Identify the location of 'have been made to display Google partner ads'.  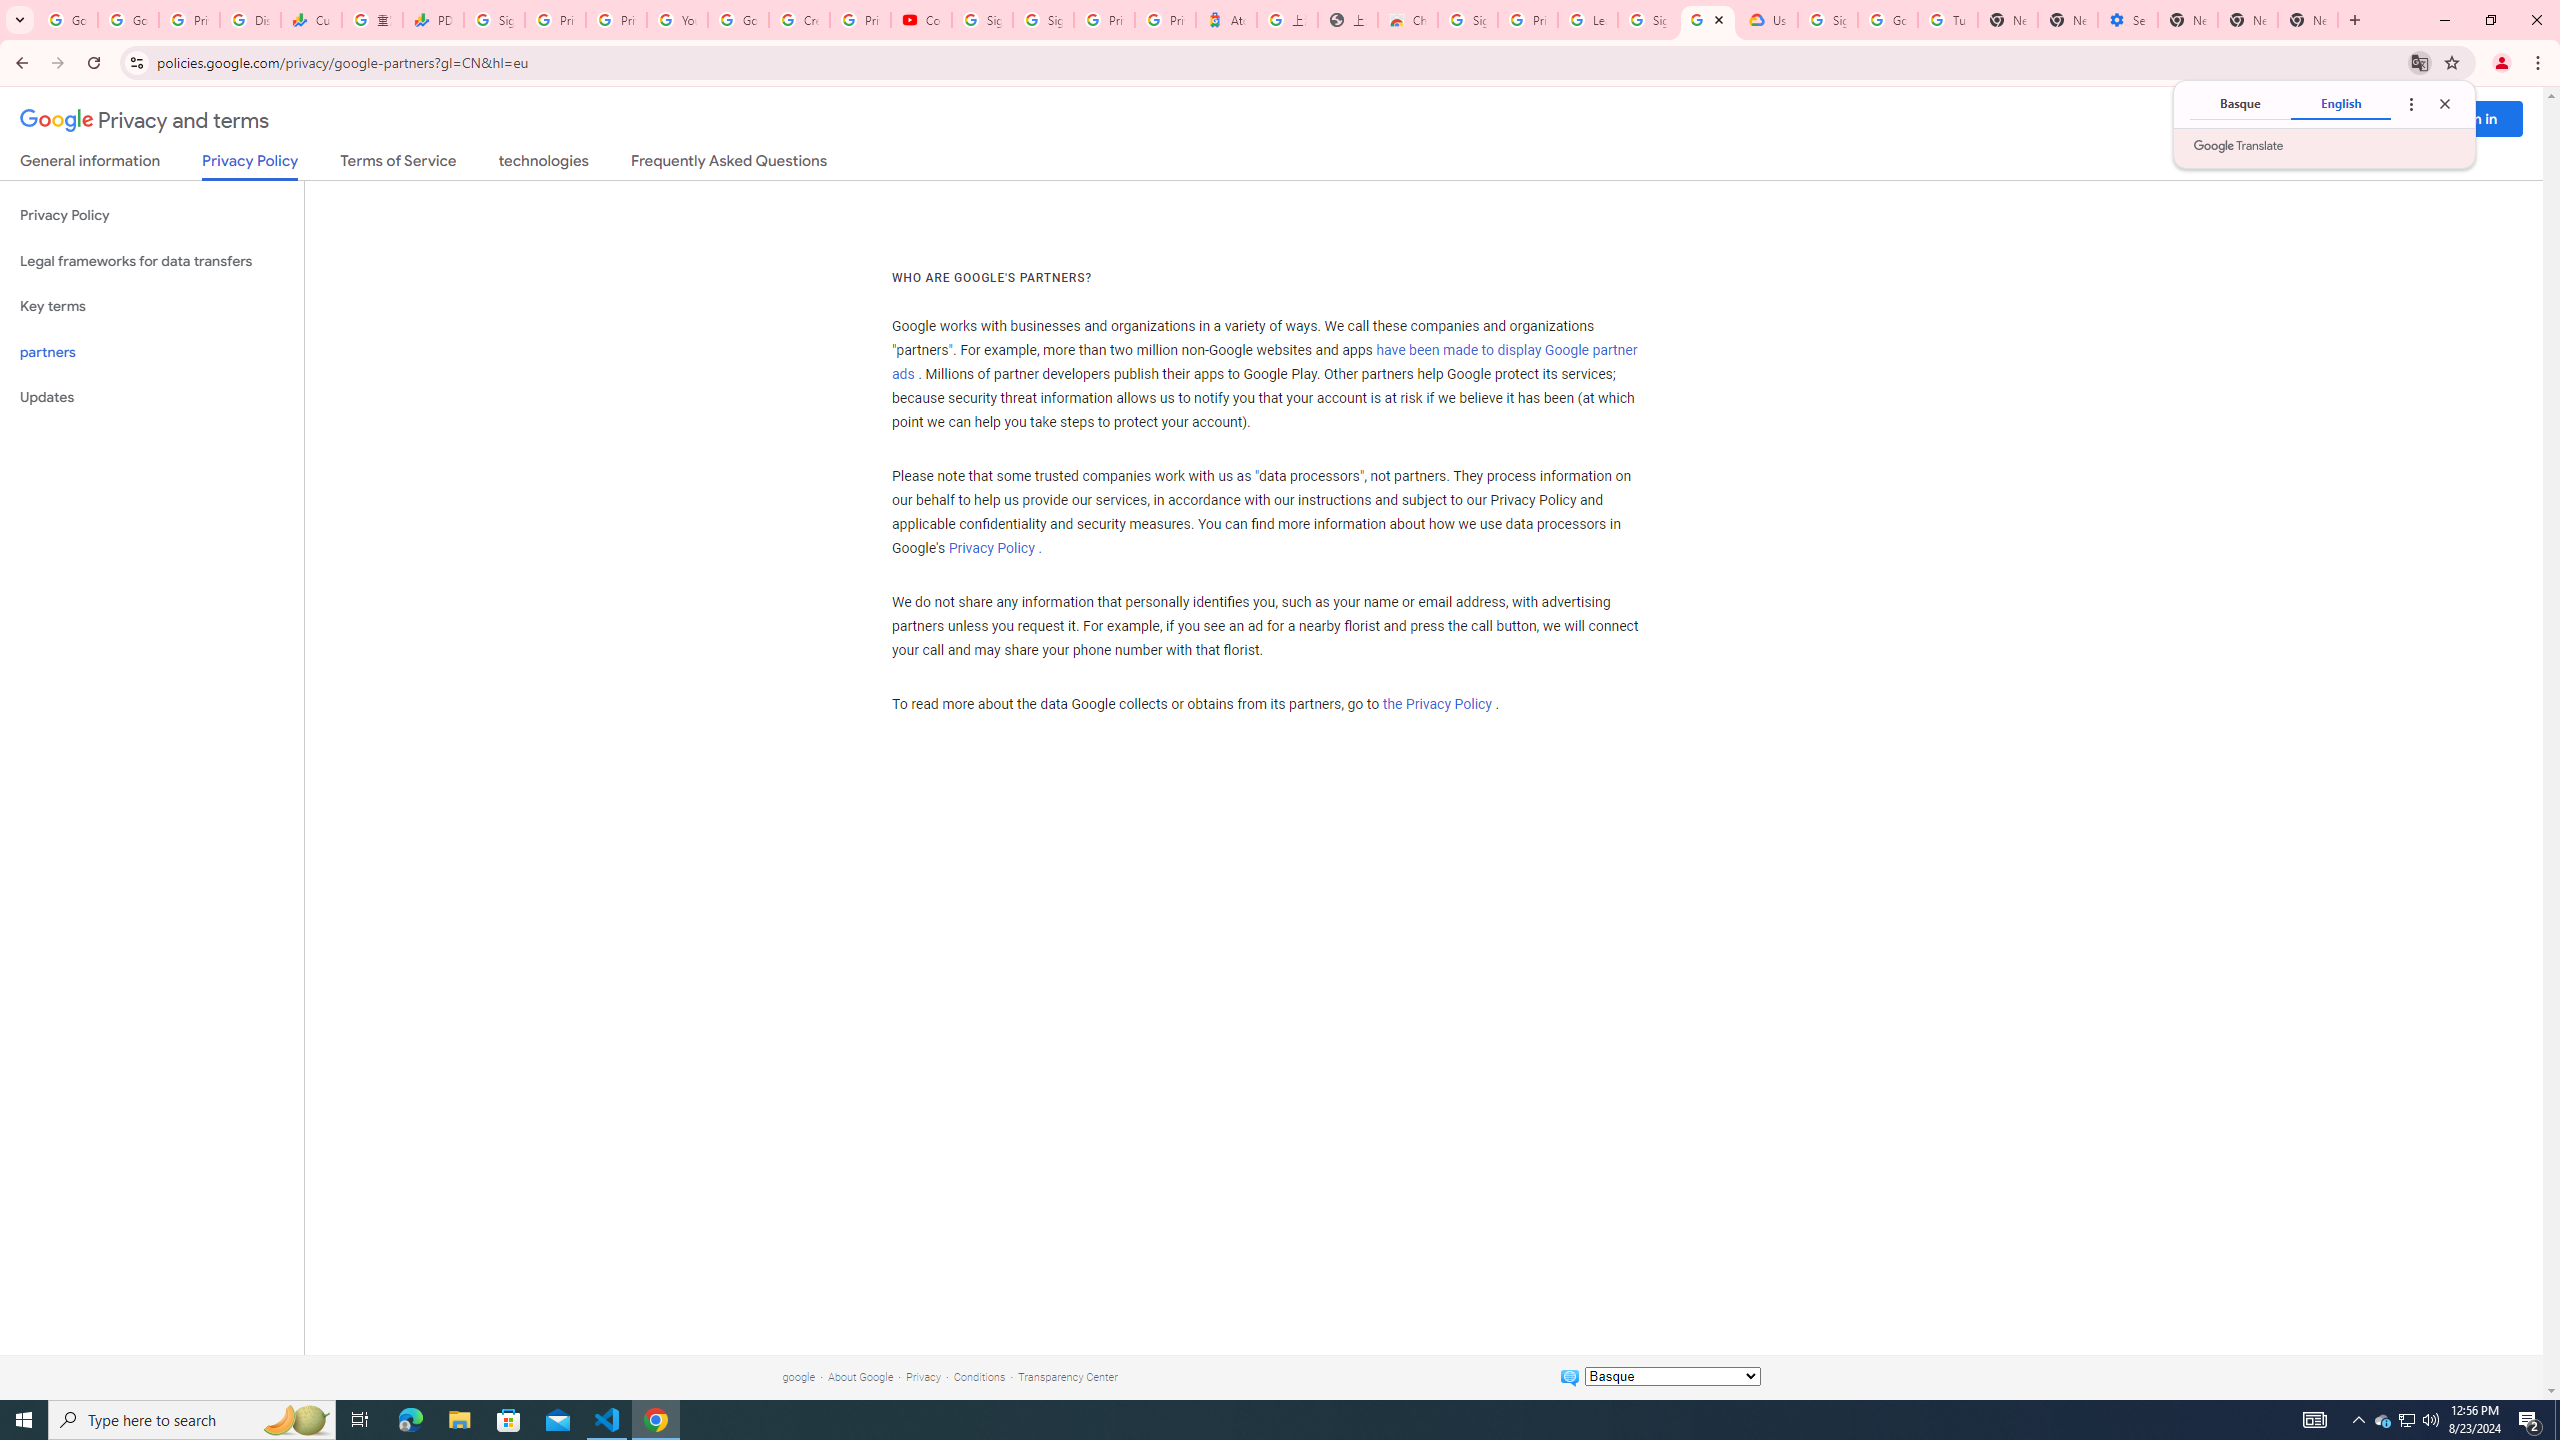
(1263, 363).